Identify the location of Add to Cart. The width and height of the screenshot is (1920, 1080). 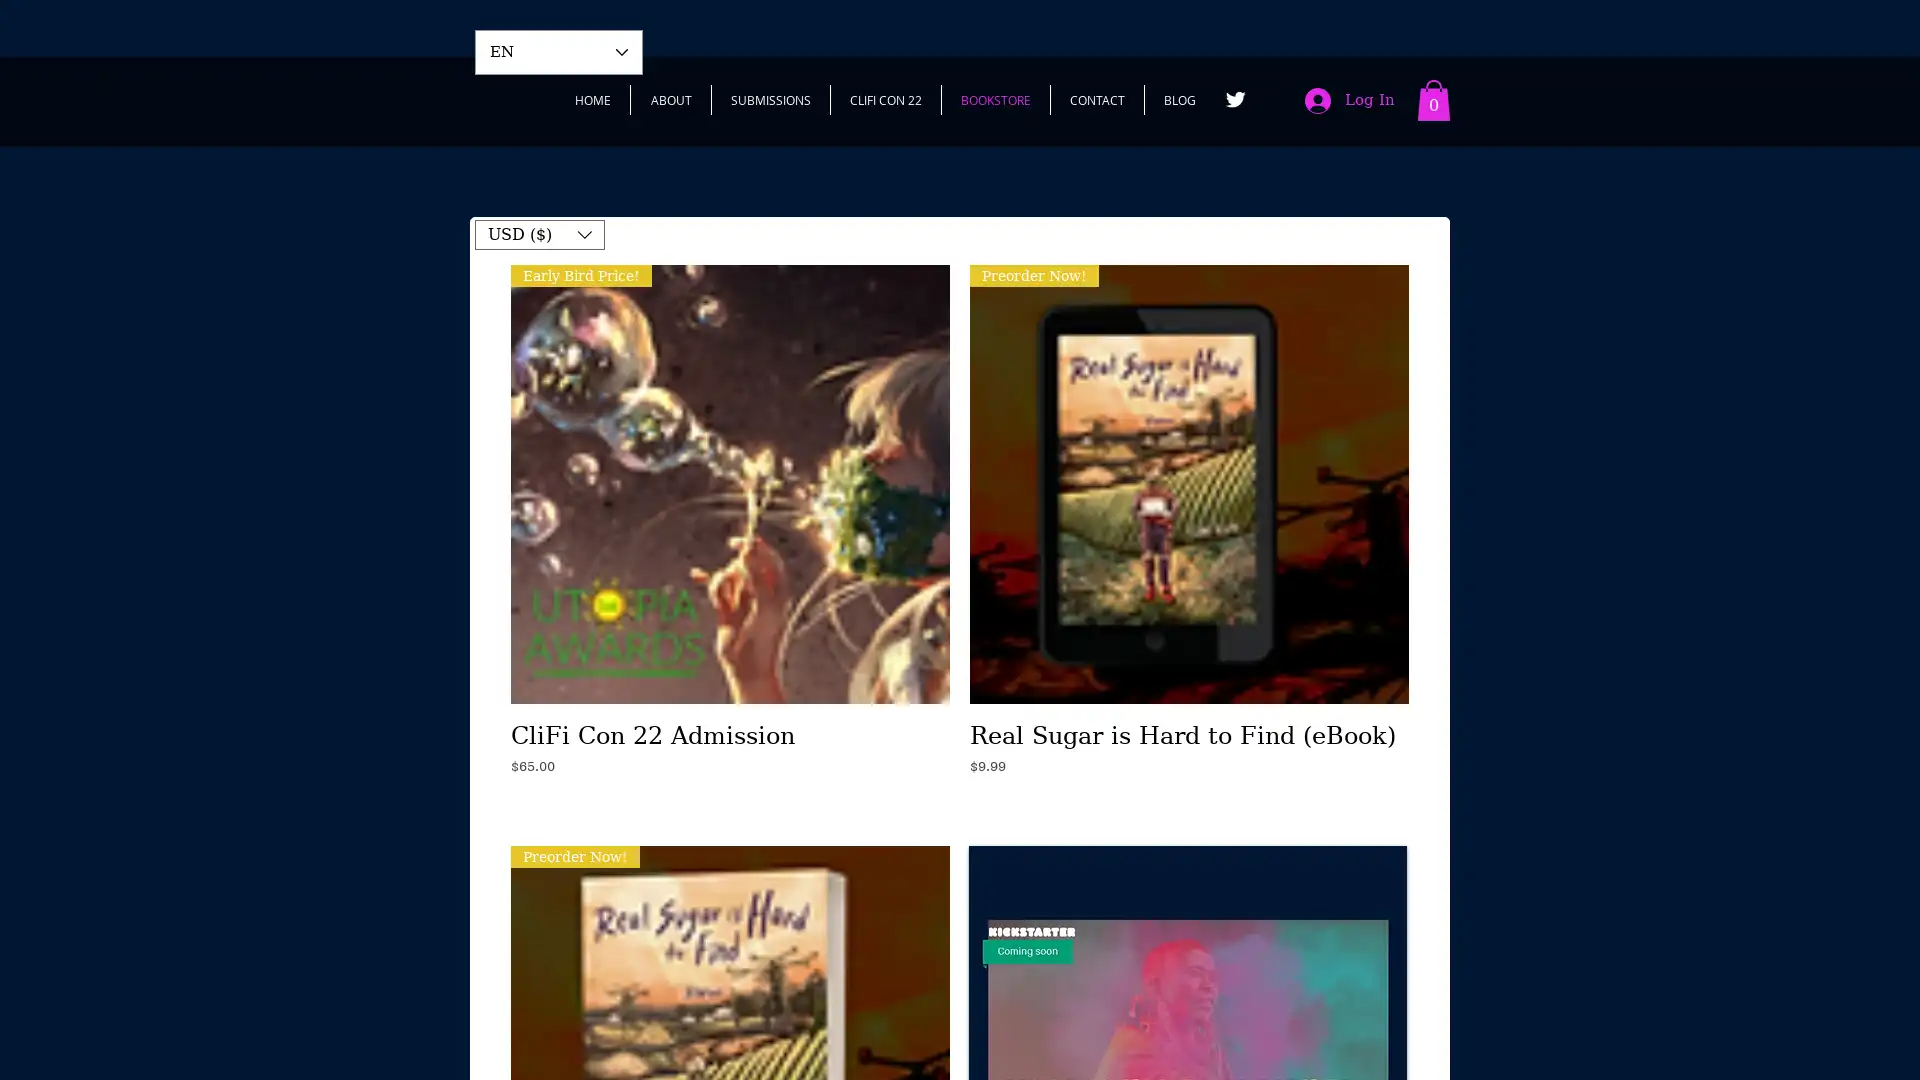
(729, 805).